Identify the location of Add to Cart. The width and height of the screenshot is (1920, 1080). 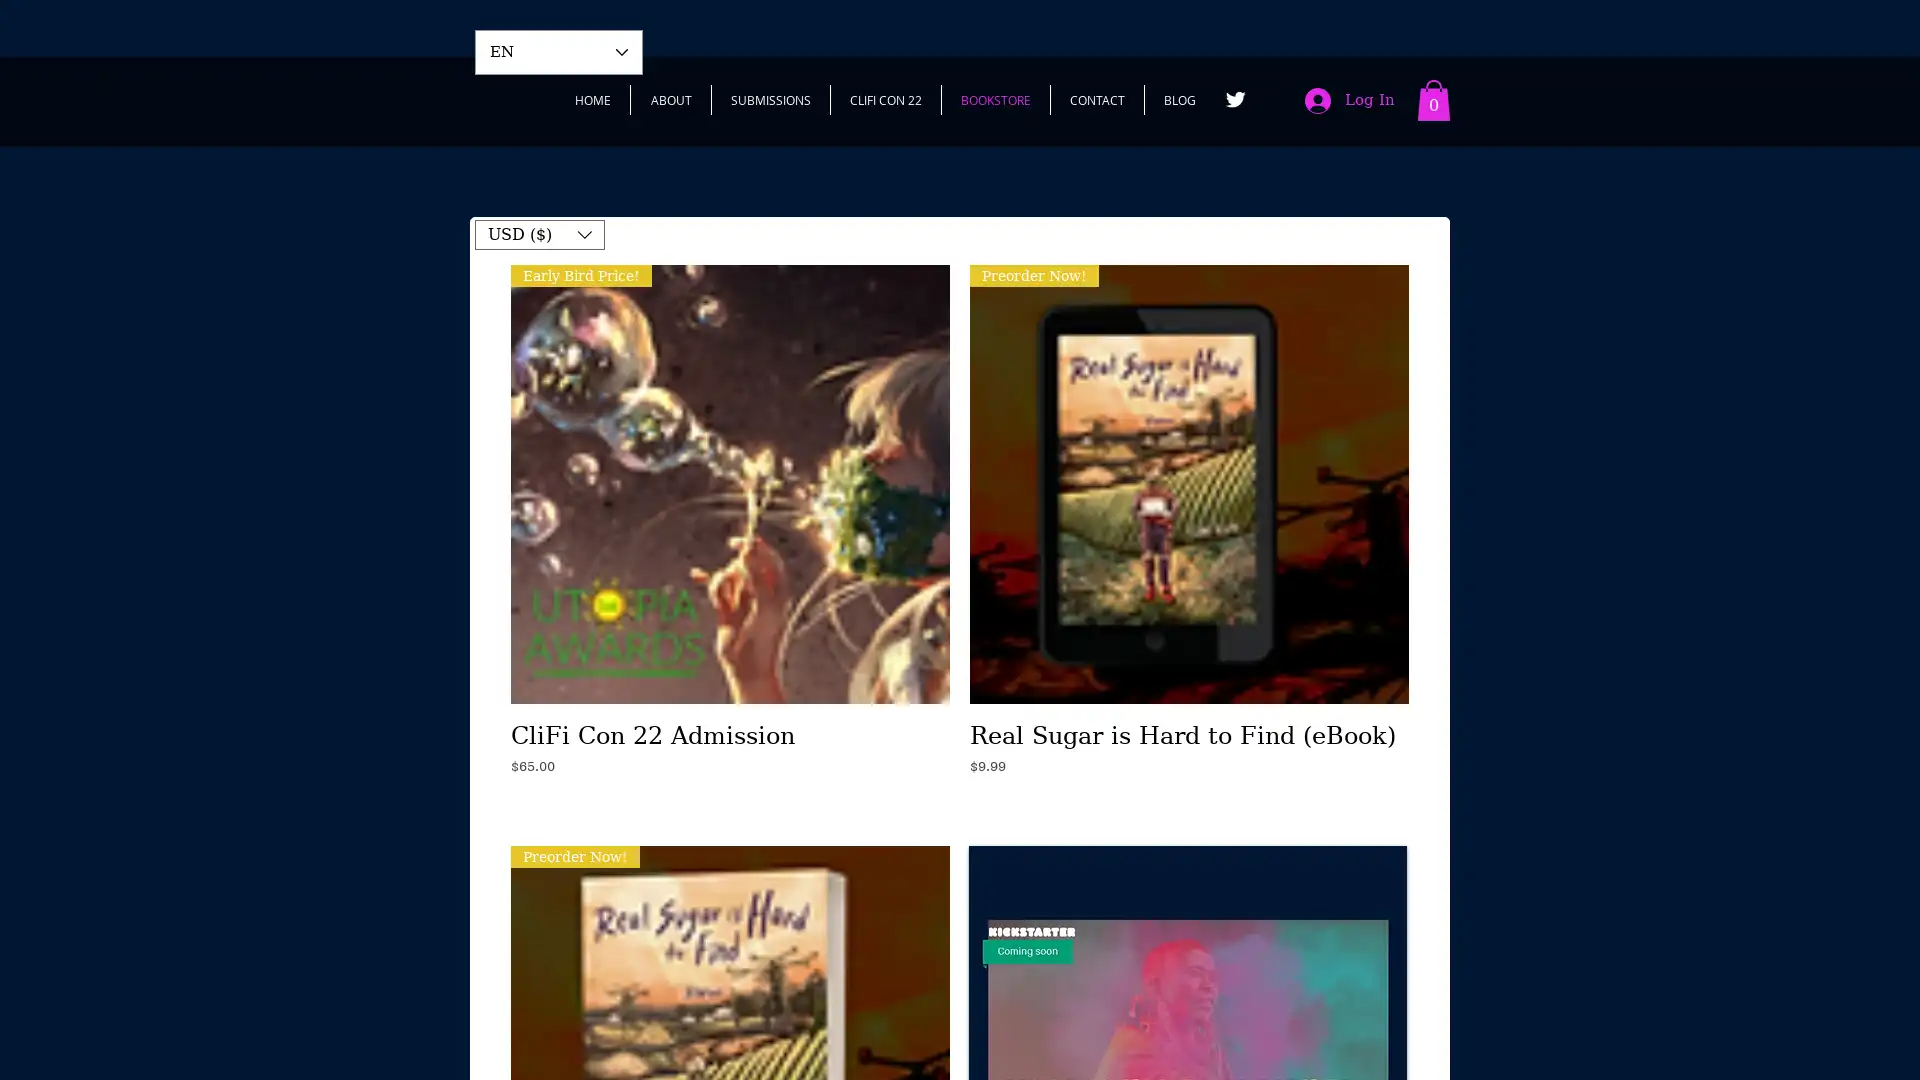
(729, 805).